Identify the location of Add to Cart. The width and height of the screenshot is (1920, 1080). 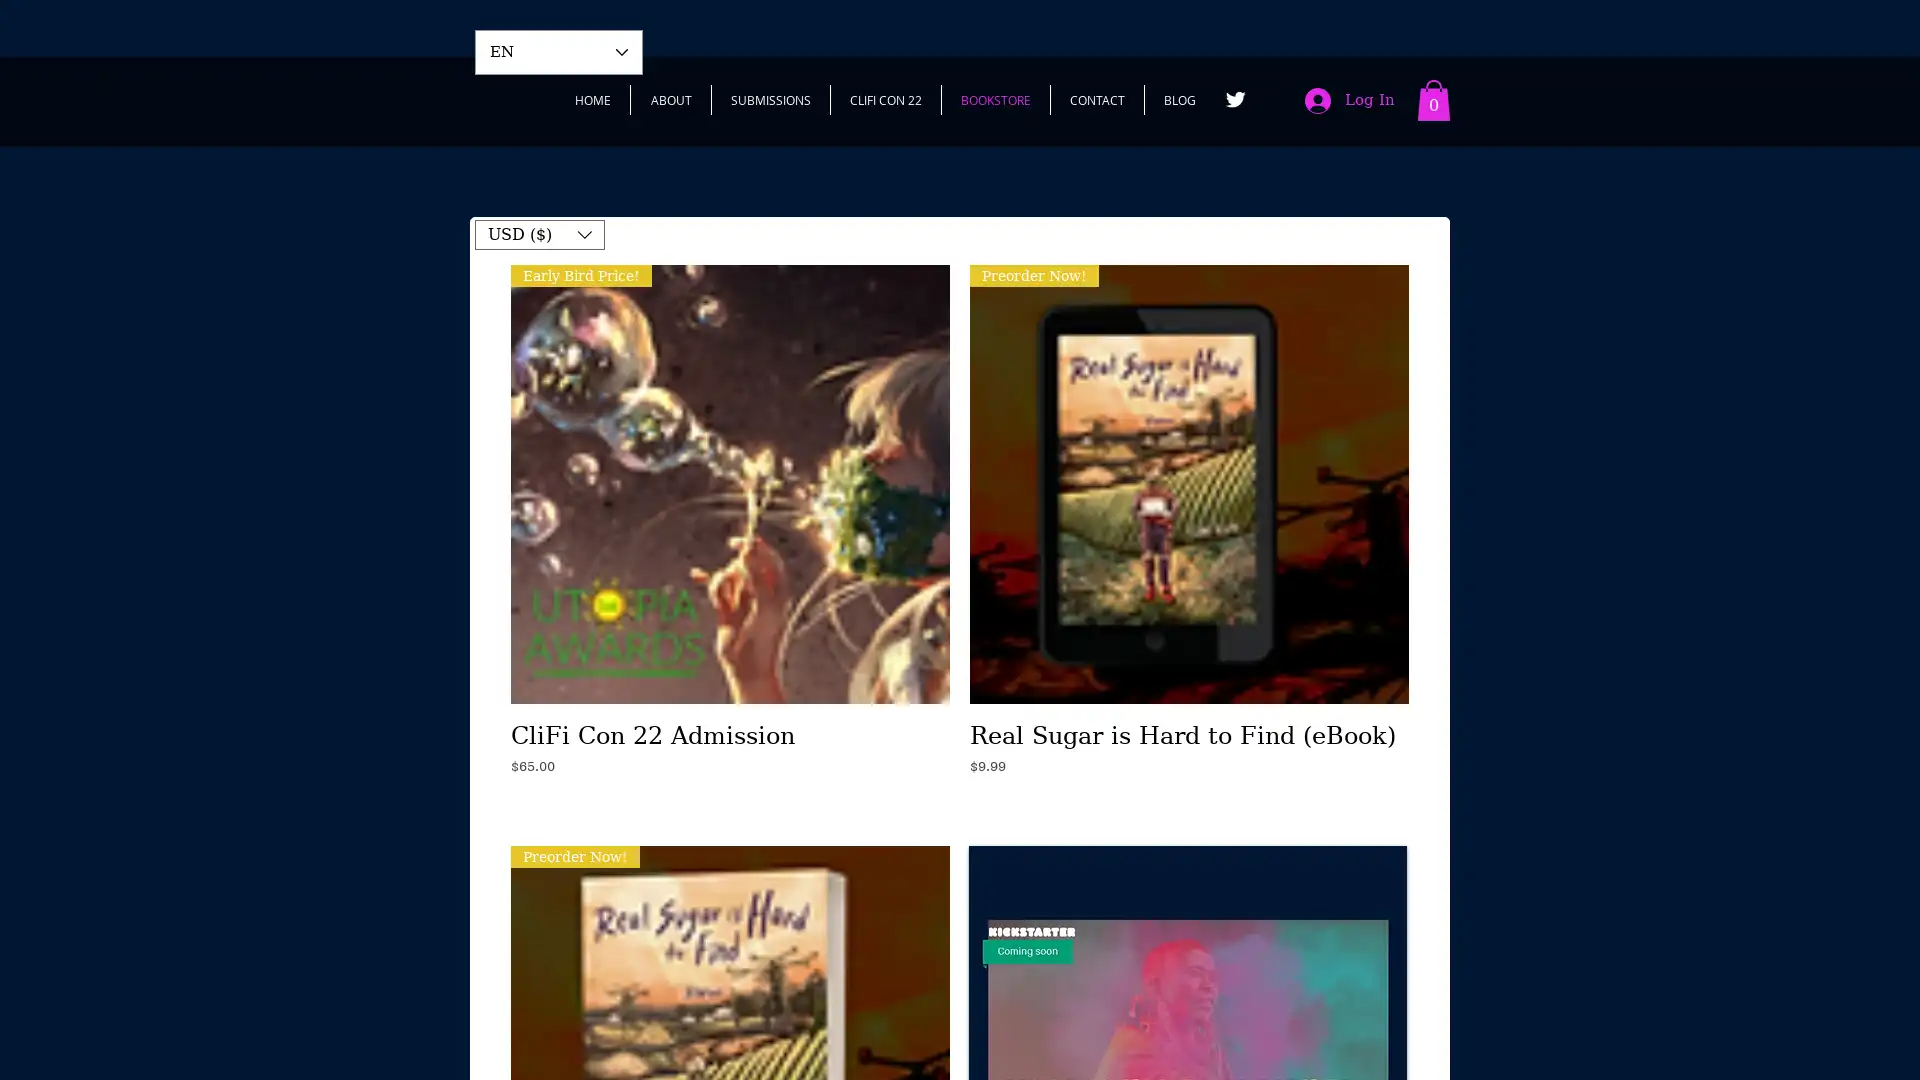
(729, 805).